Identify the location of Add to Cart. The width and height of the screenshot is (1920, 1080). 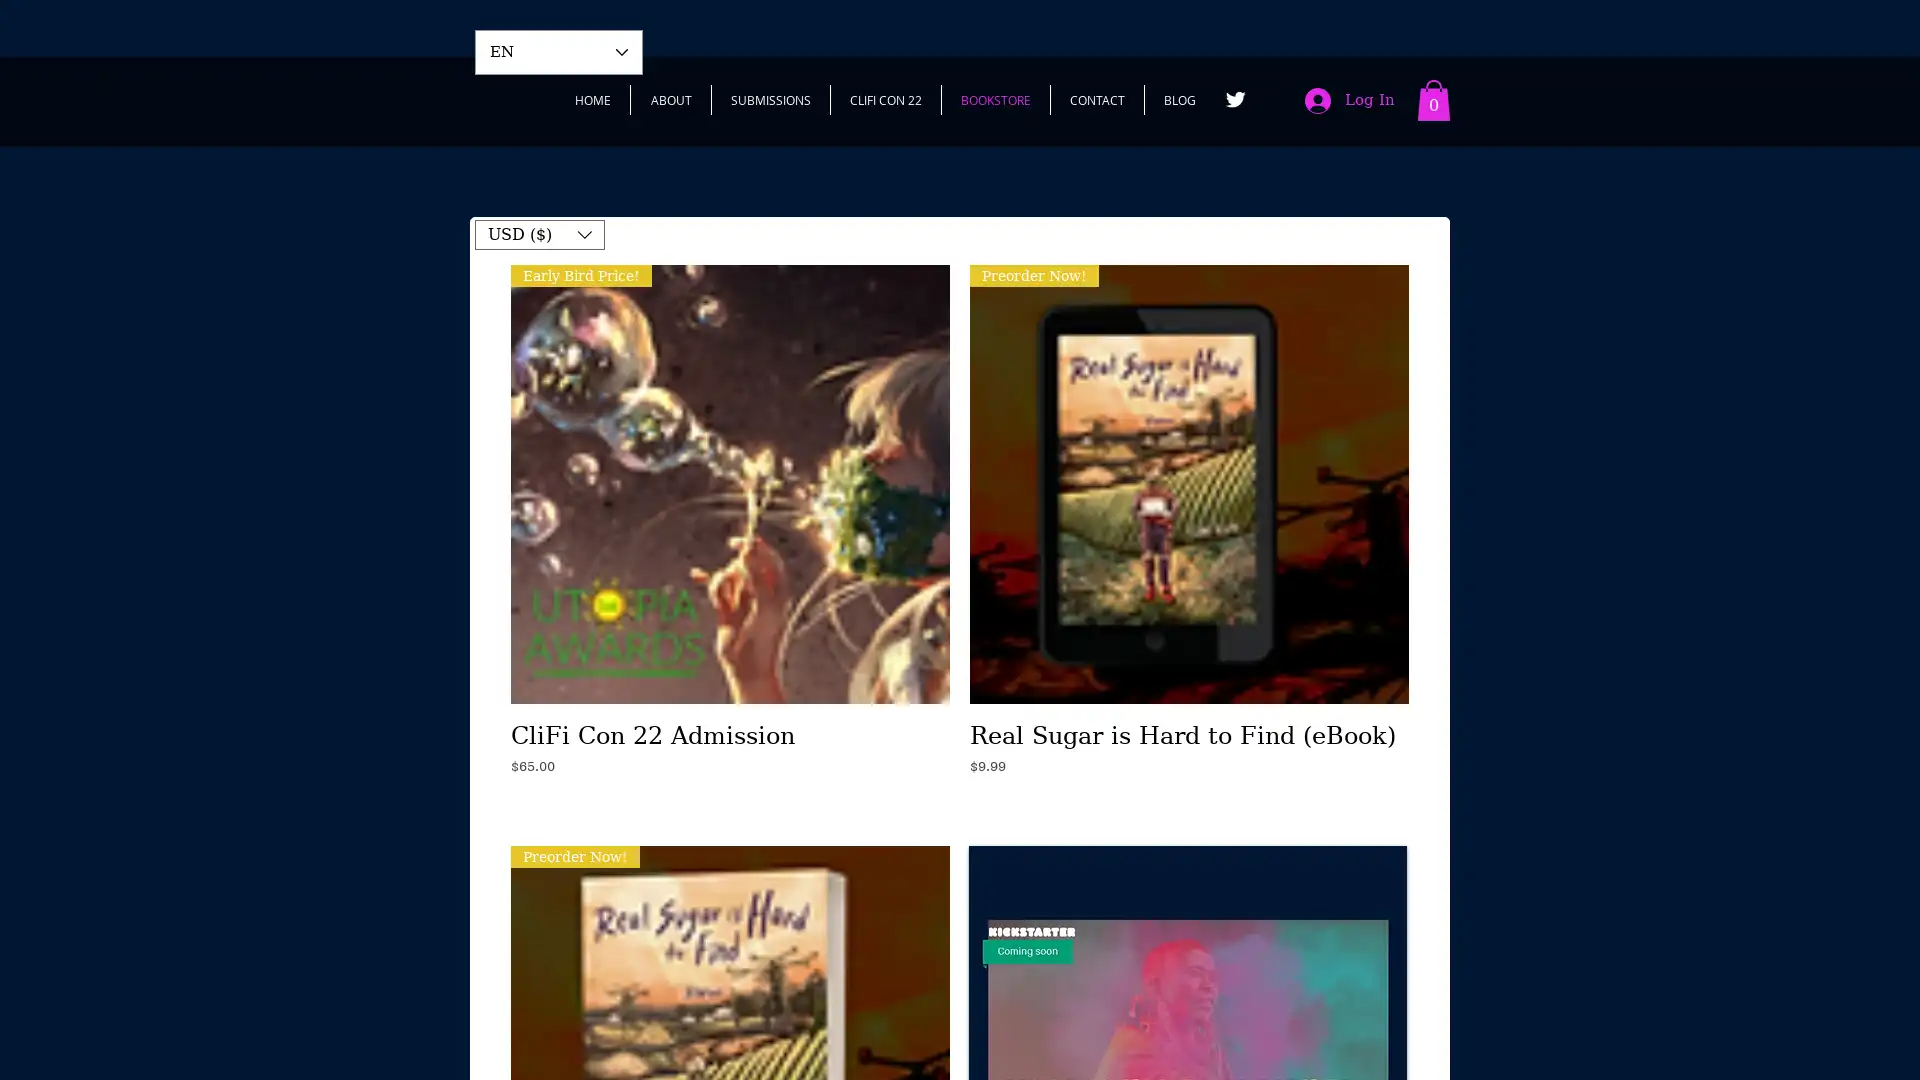
(729, 805).